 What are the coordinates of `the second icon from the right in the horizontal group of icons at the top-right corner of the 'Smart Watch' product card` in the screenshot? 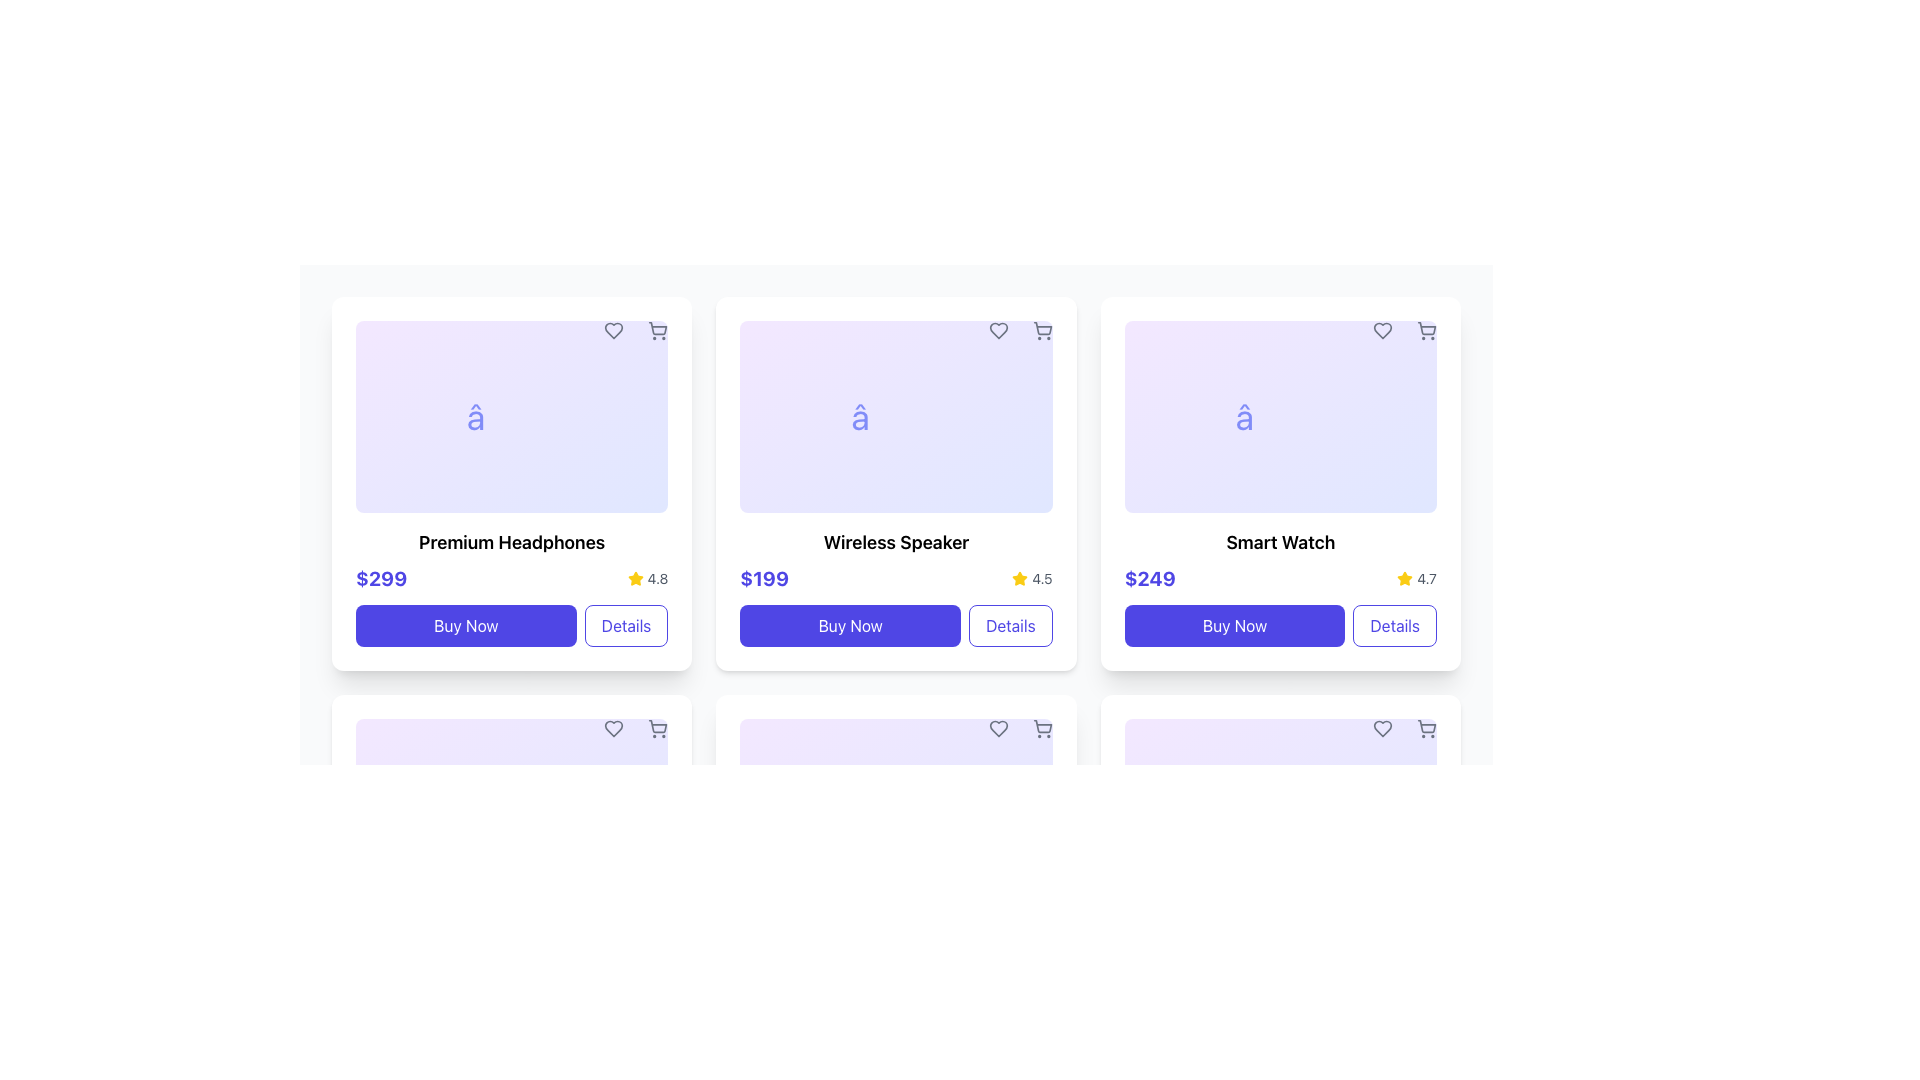 It's located at (1425, 729).